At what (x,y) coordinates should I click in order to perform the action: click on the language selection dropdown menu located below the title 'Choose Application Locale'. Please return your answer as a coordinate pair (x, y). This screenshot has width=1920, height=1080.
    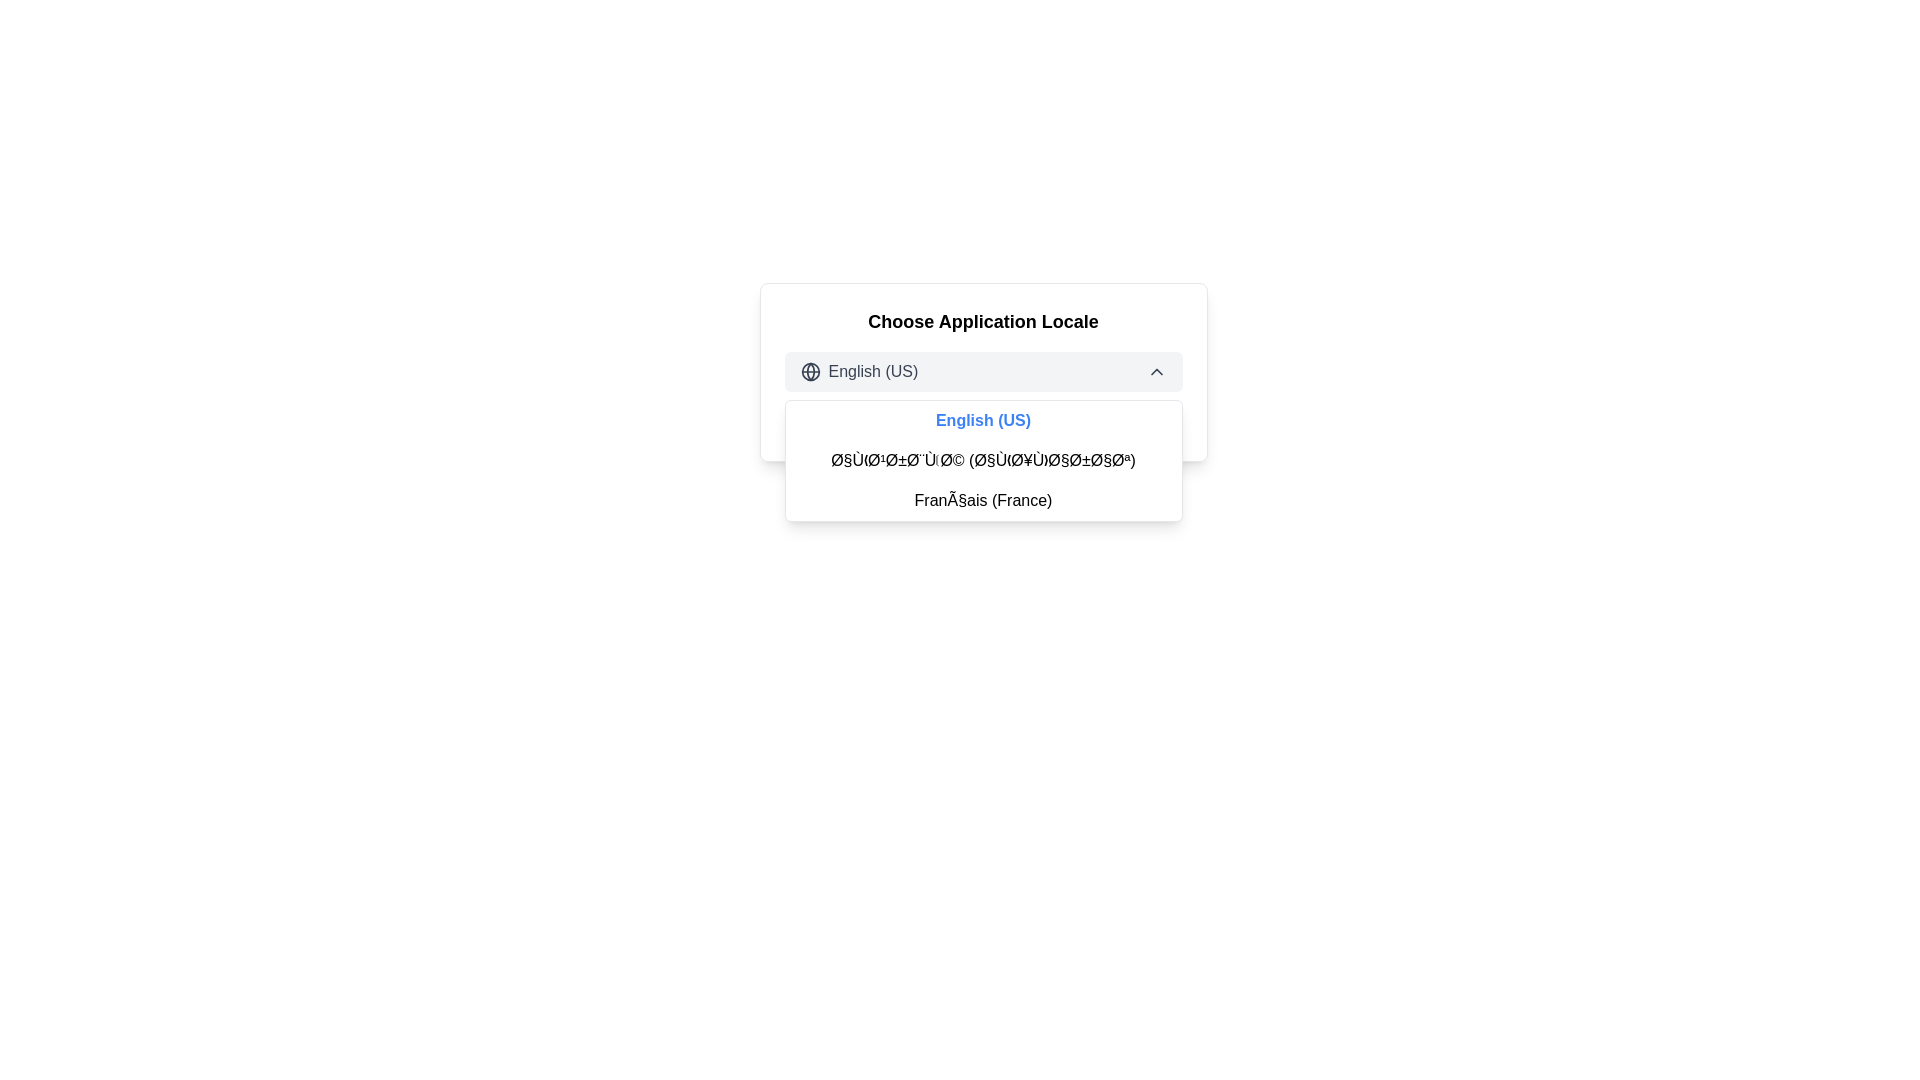
    Looking at the image, I should click on (983, 372).